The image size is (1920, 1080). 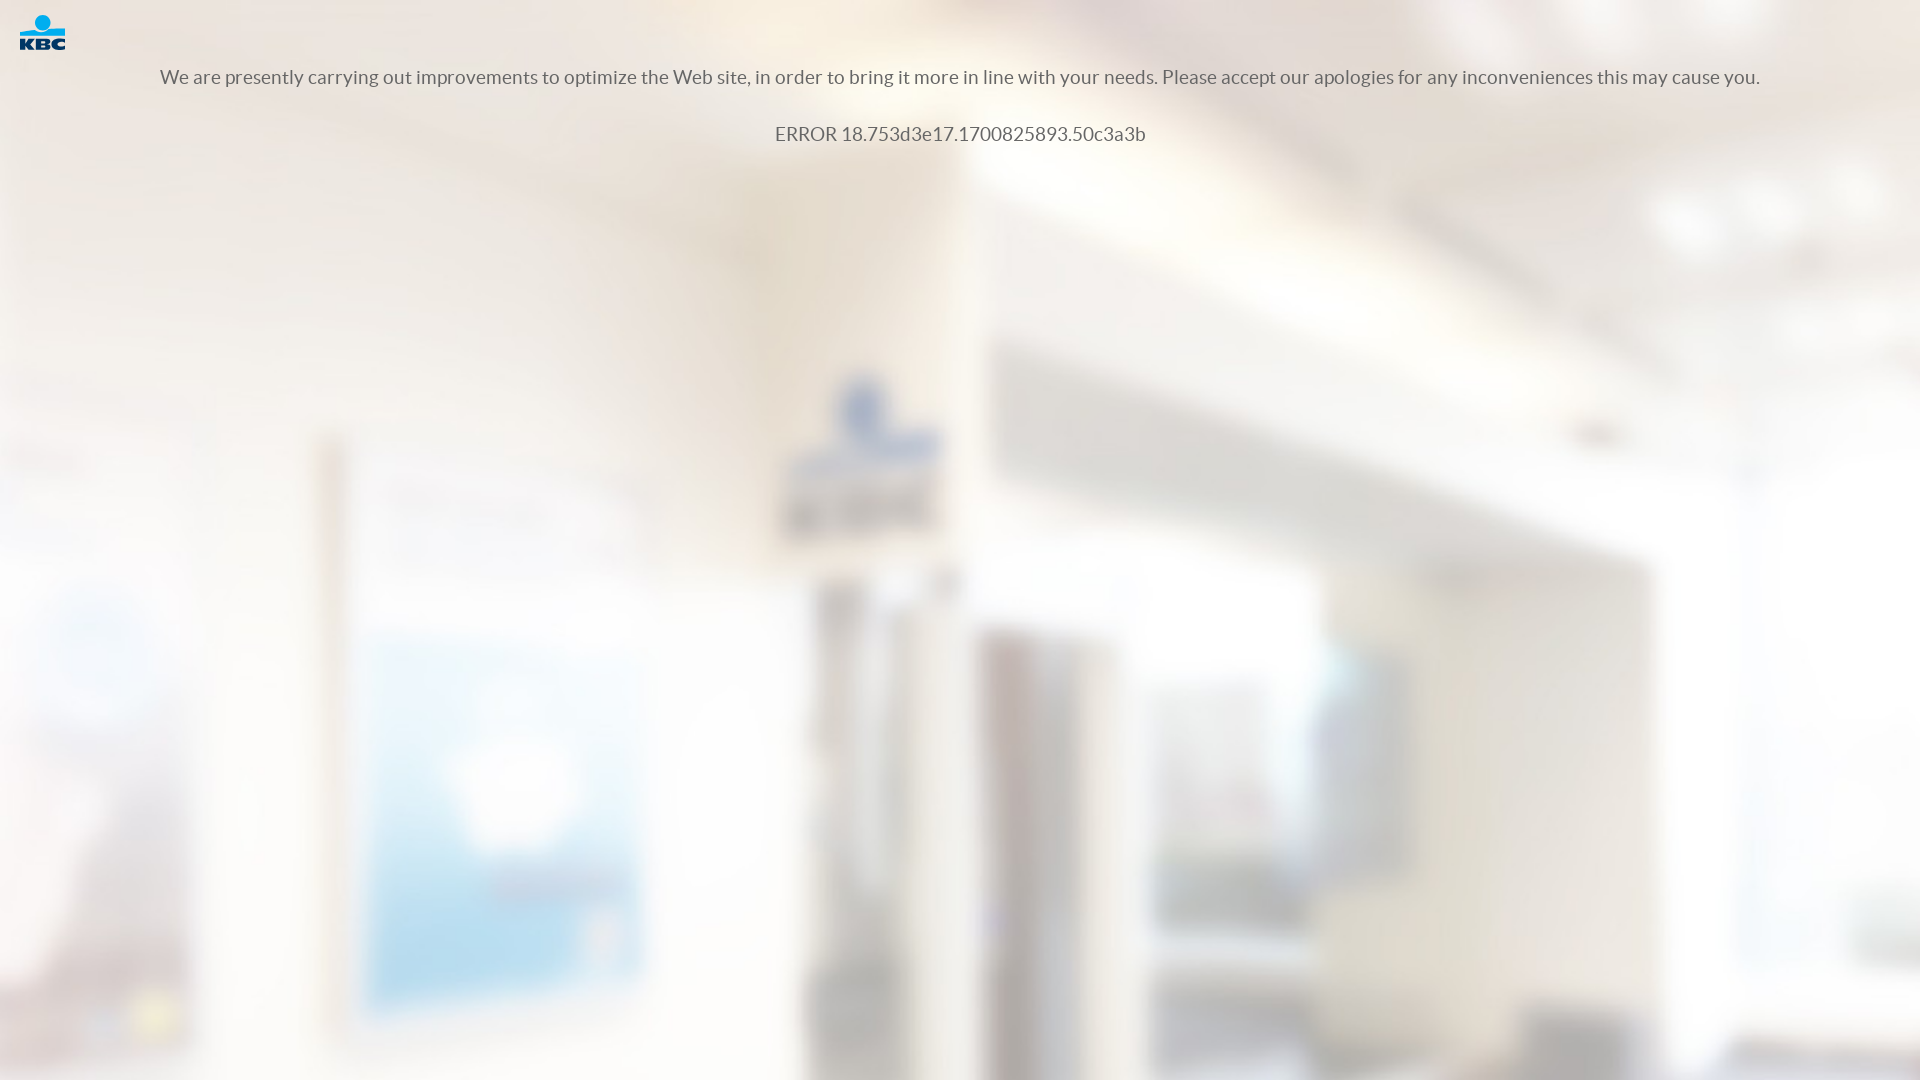 What do you see at coordinates (52, 32) in the screenshot?
I see `'Logo'` at bounding box center [52, 32].